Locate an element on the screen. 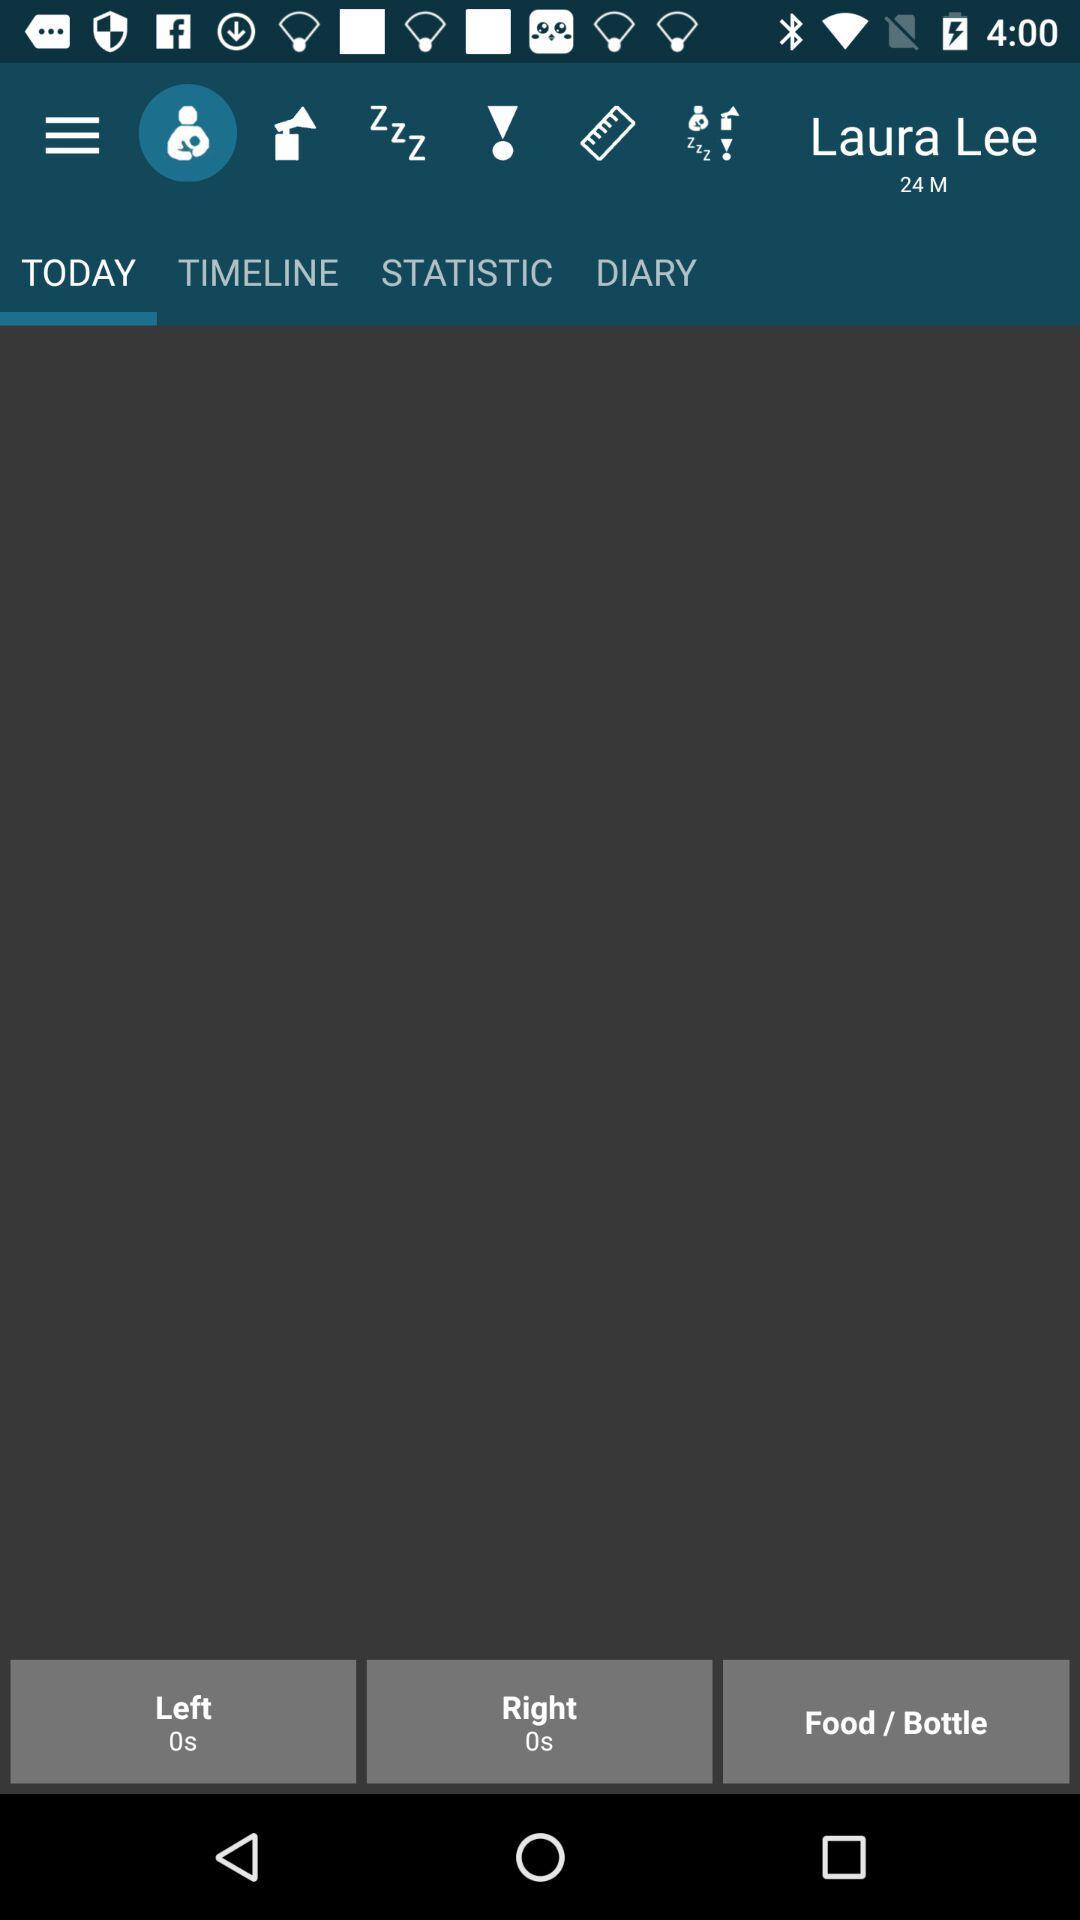  icon next to the right is located at coordinates (895, 1720).